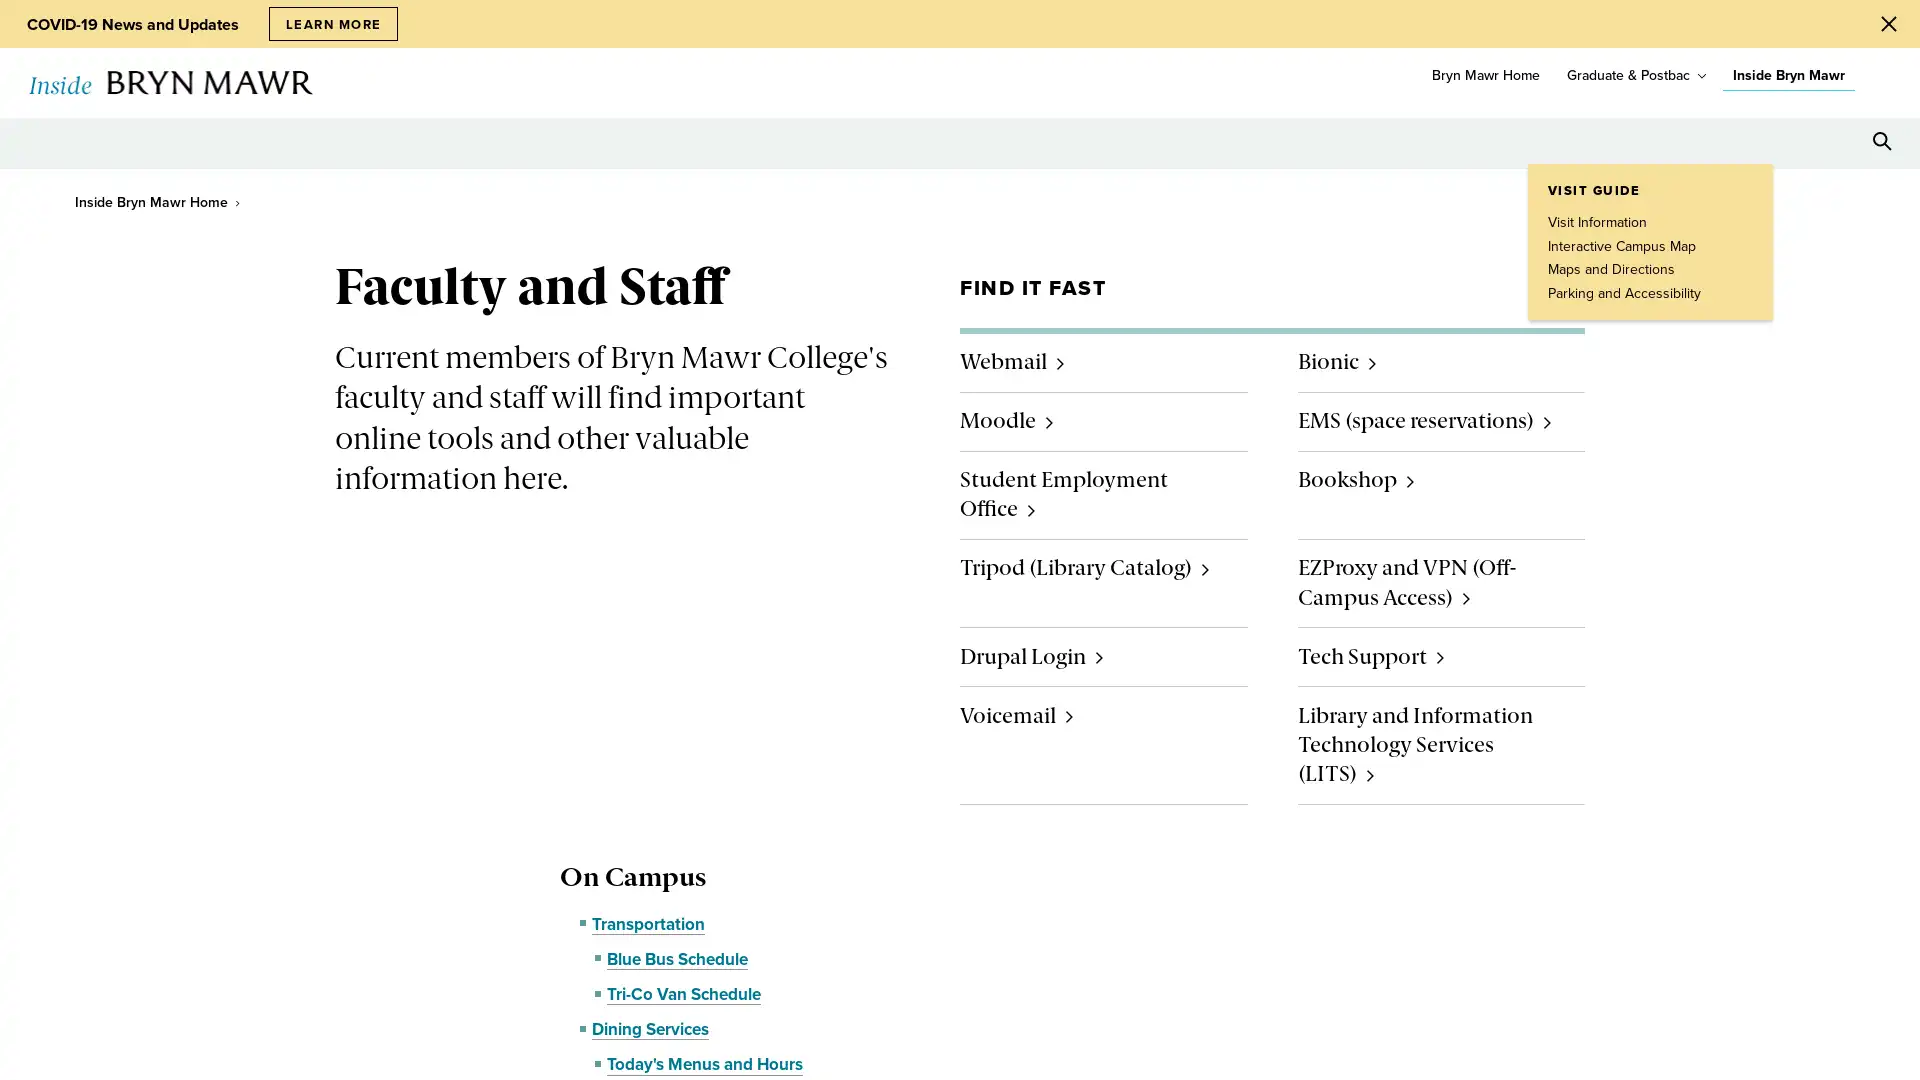 The image size is (1920, 1080). Describe the element at coordinates (437, 130) in the screenshot. I see `toggle submenu` at that location.